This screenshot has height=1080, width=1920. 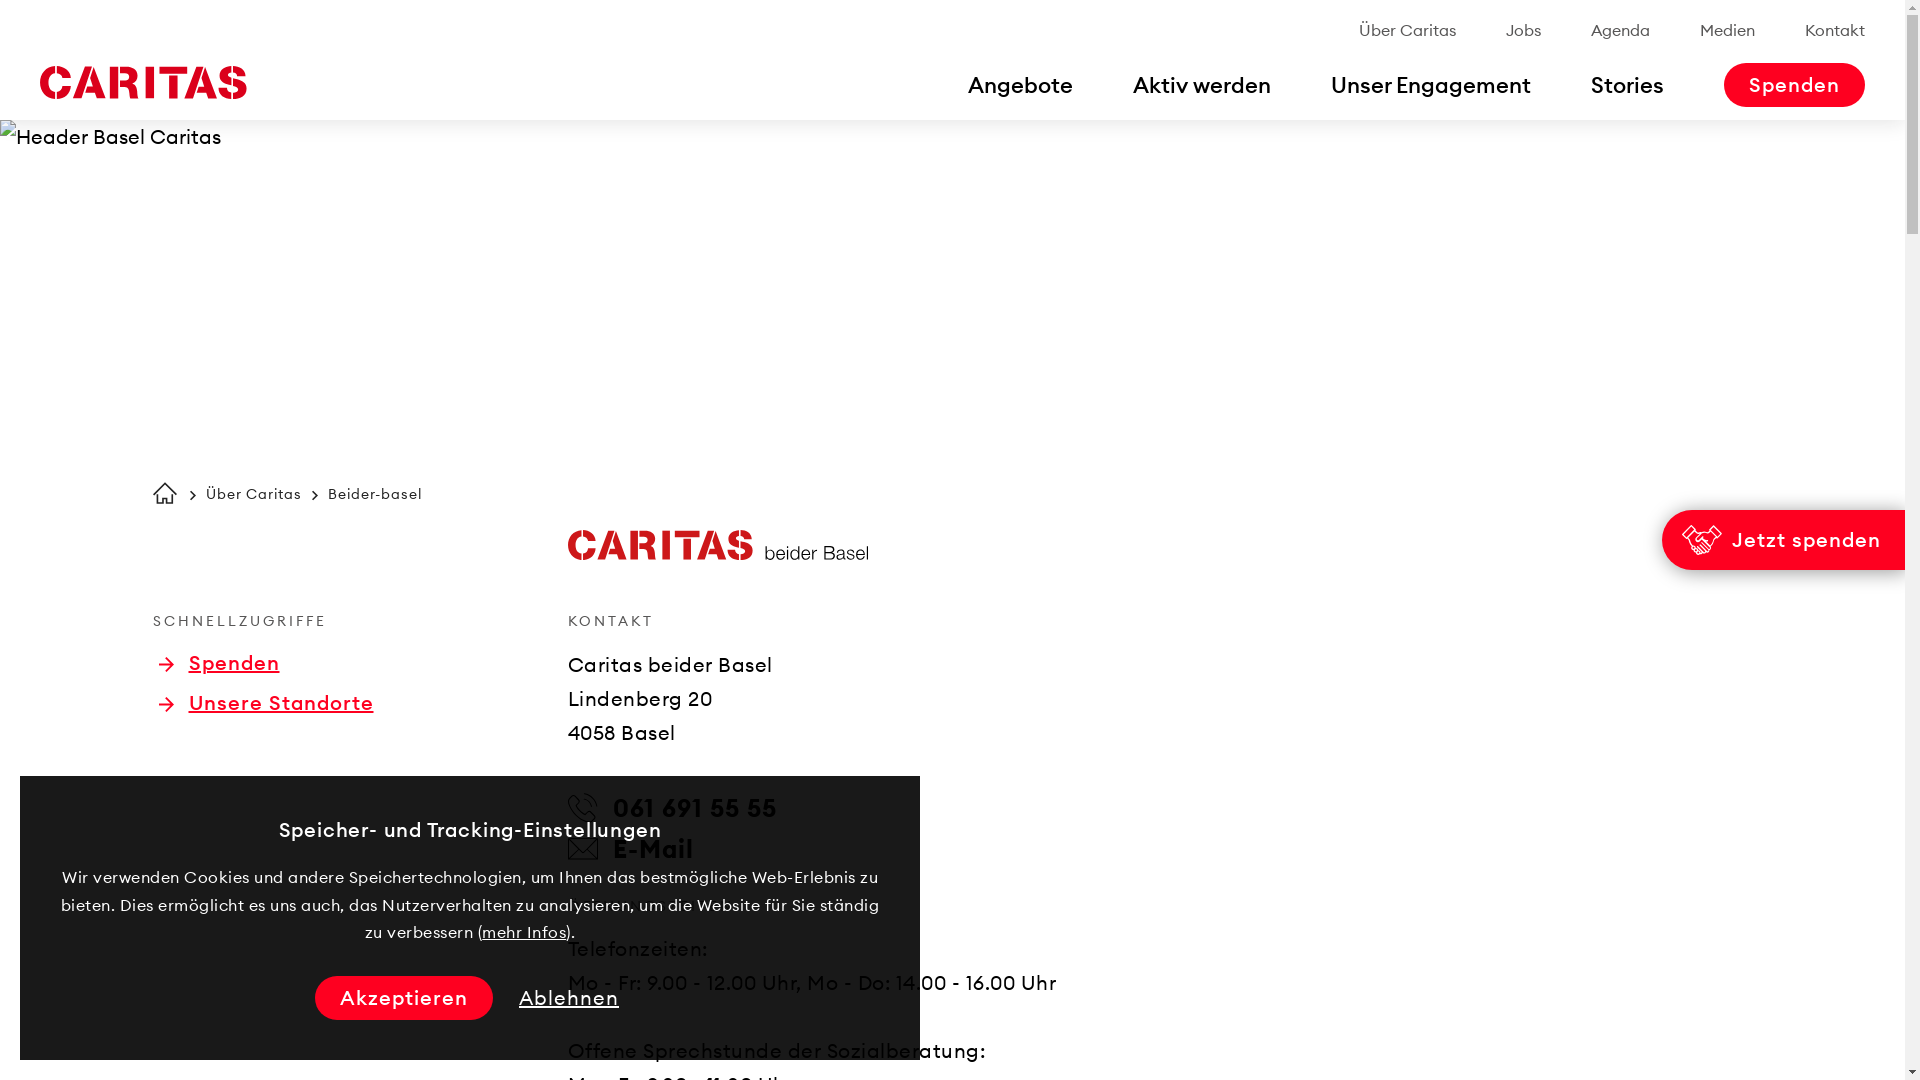 I want to click on 'mehr Infos', so click(x=523, y=932).